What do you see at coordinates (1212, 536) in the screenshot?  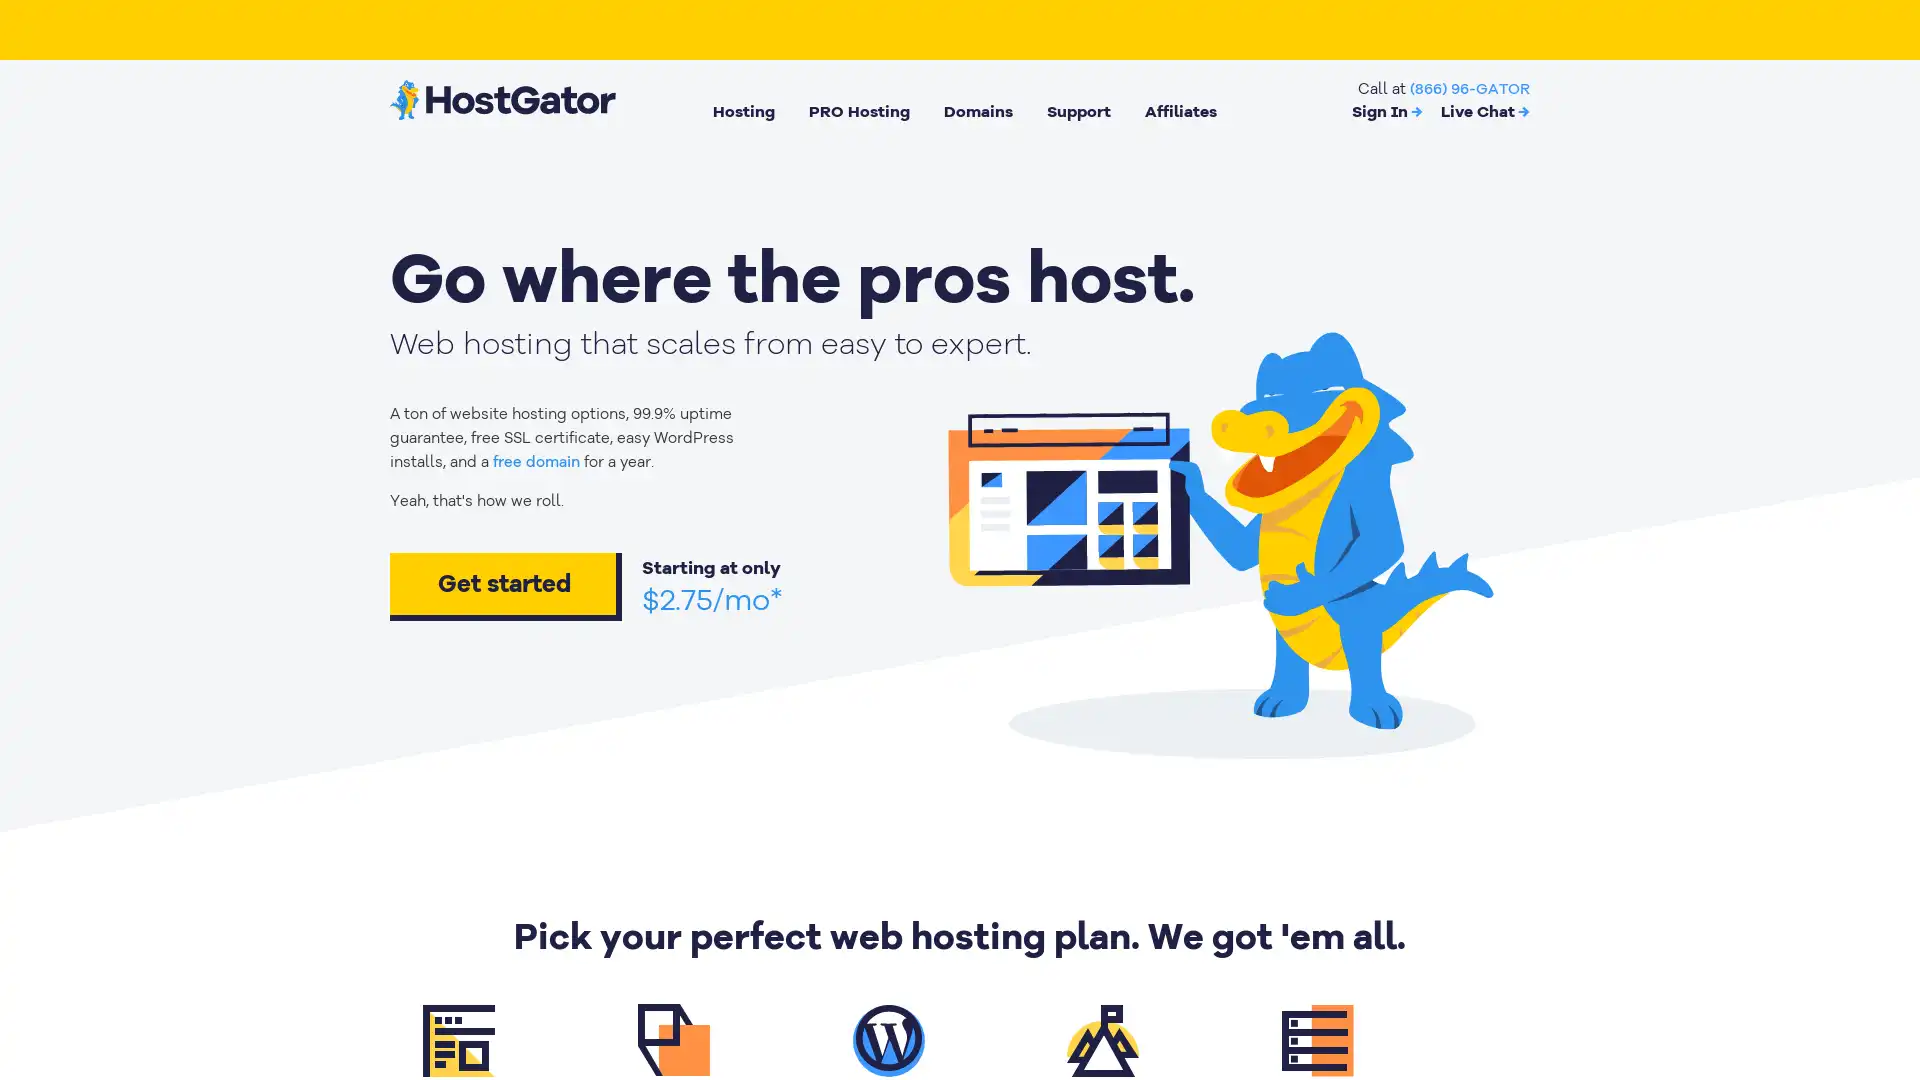 I see `animation` at bounding box center [1212, 536].